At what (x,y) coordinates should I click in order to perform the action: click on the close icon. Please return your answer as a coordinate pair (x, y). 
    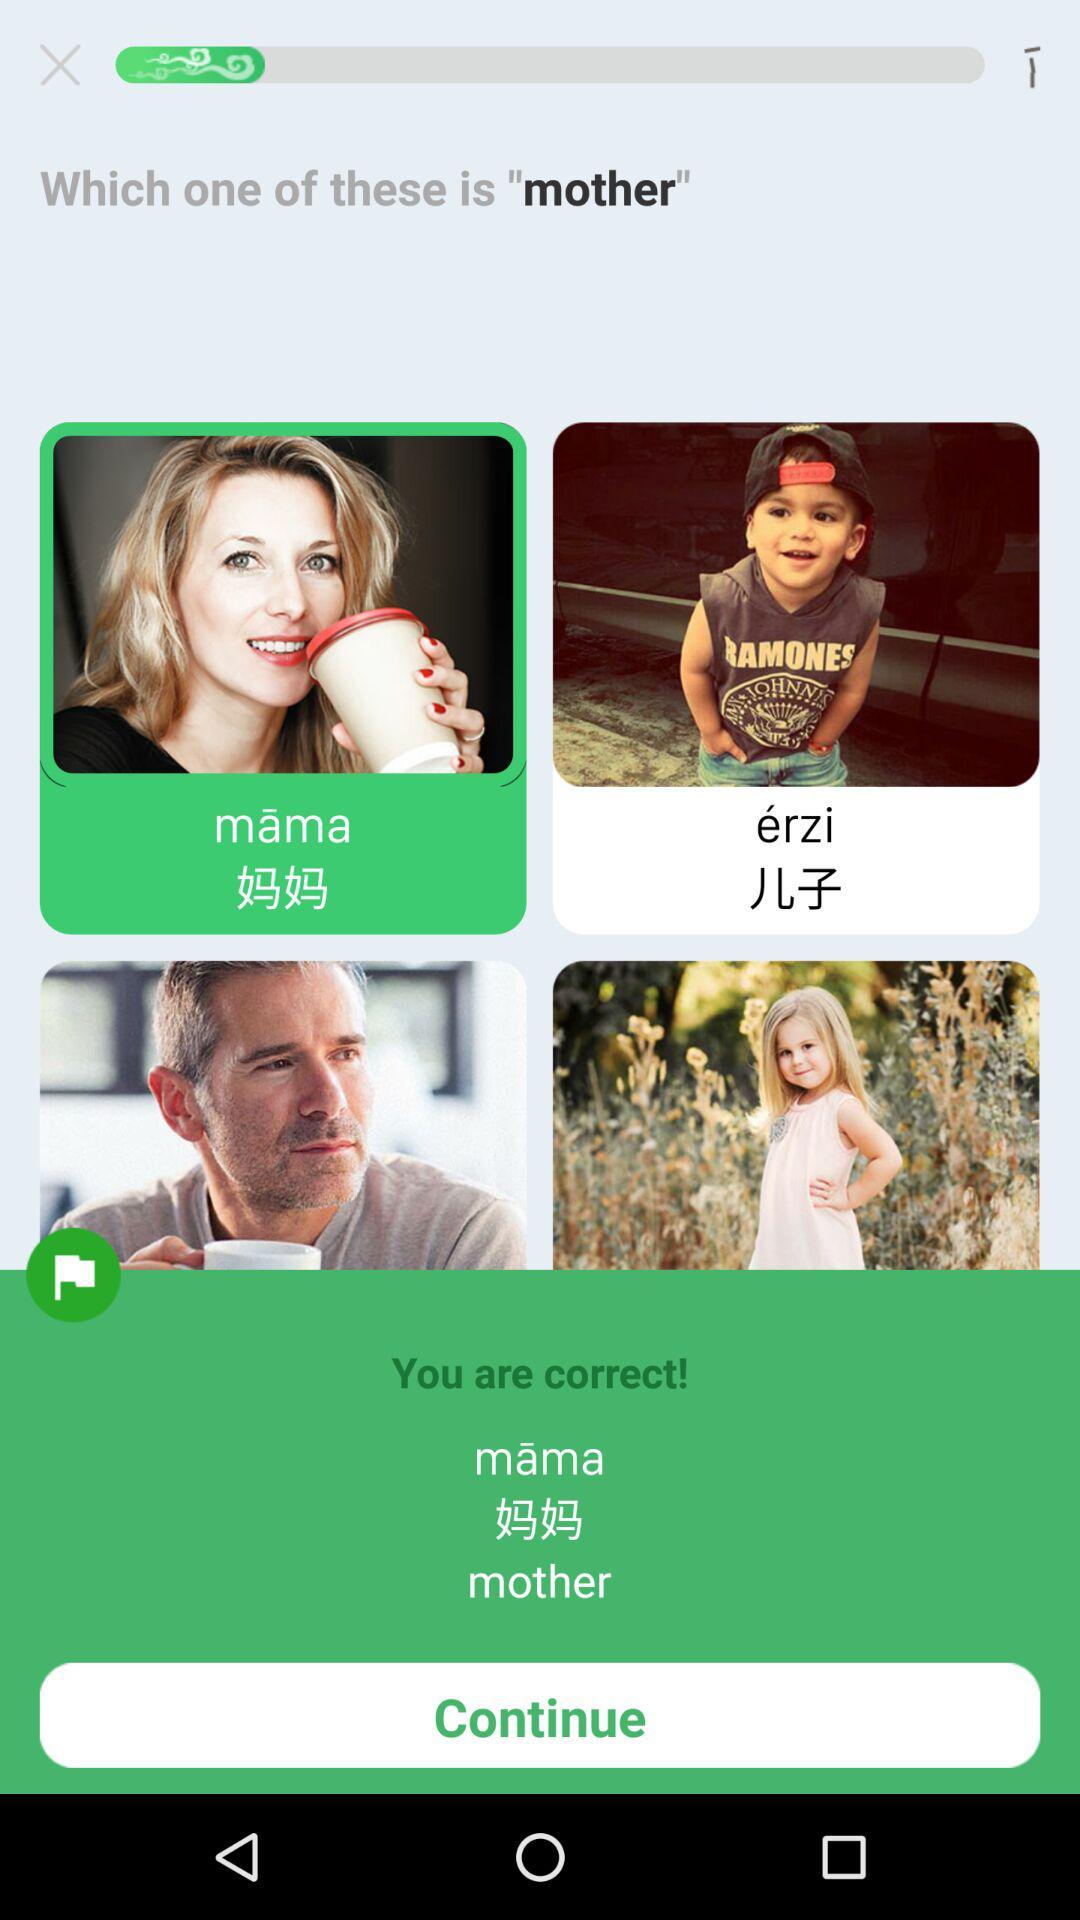
    Looking at the image, I should click on (67, 69).